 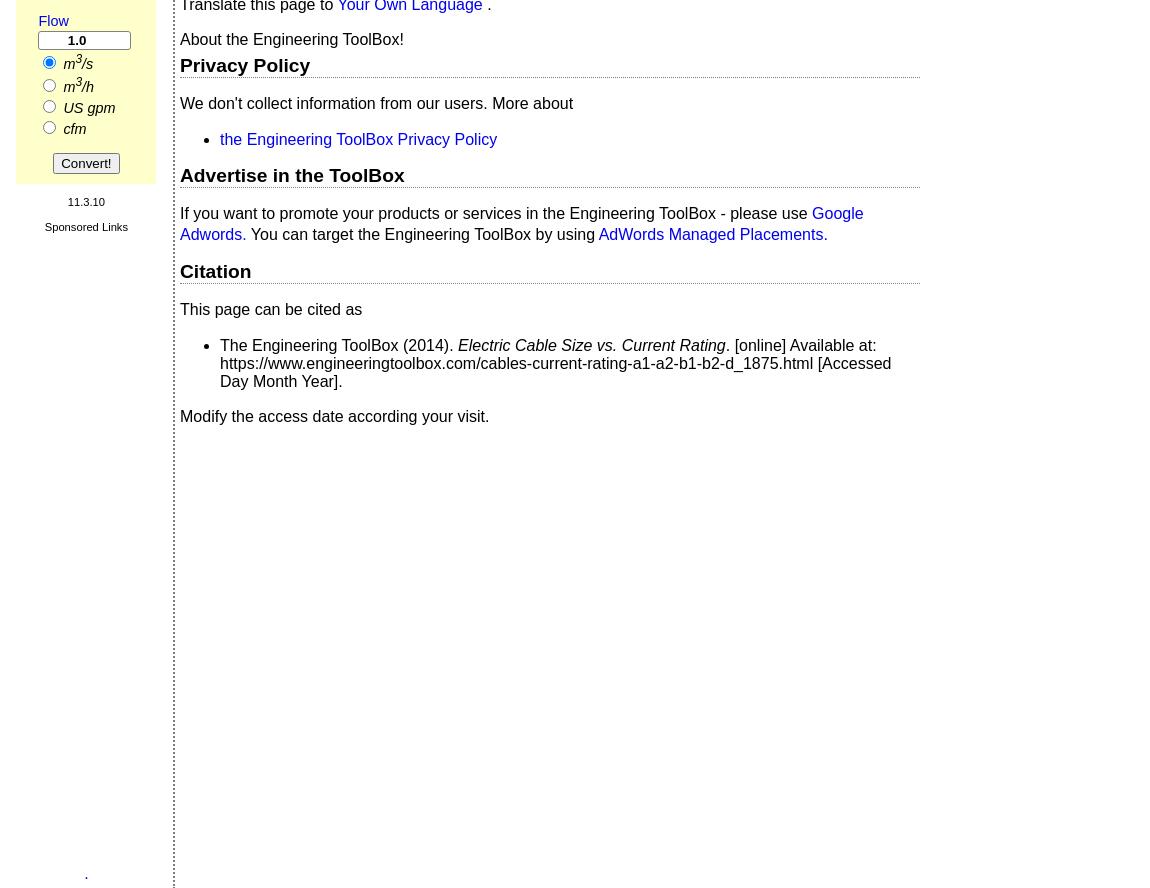 I want to click on 'Sponsored Links', so click(x=85, y=225).